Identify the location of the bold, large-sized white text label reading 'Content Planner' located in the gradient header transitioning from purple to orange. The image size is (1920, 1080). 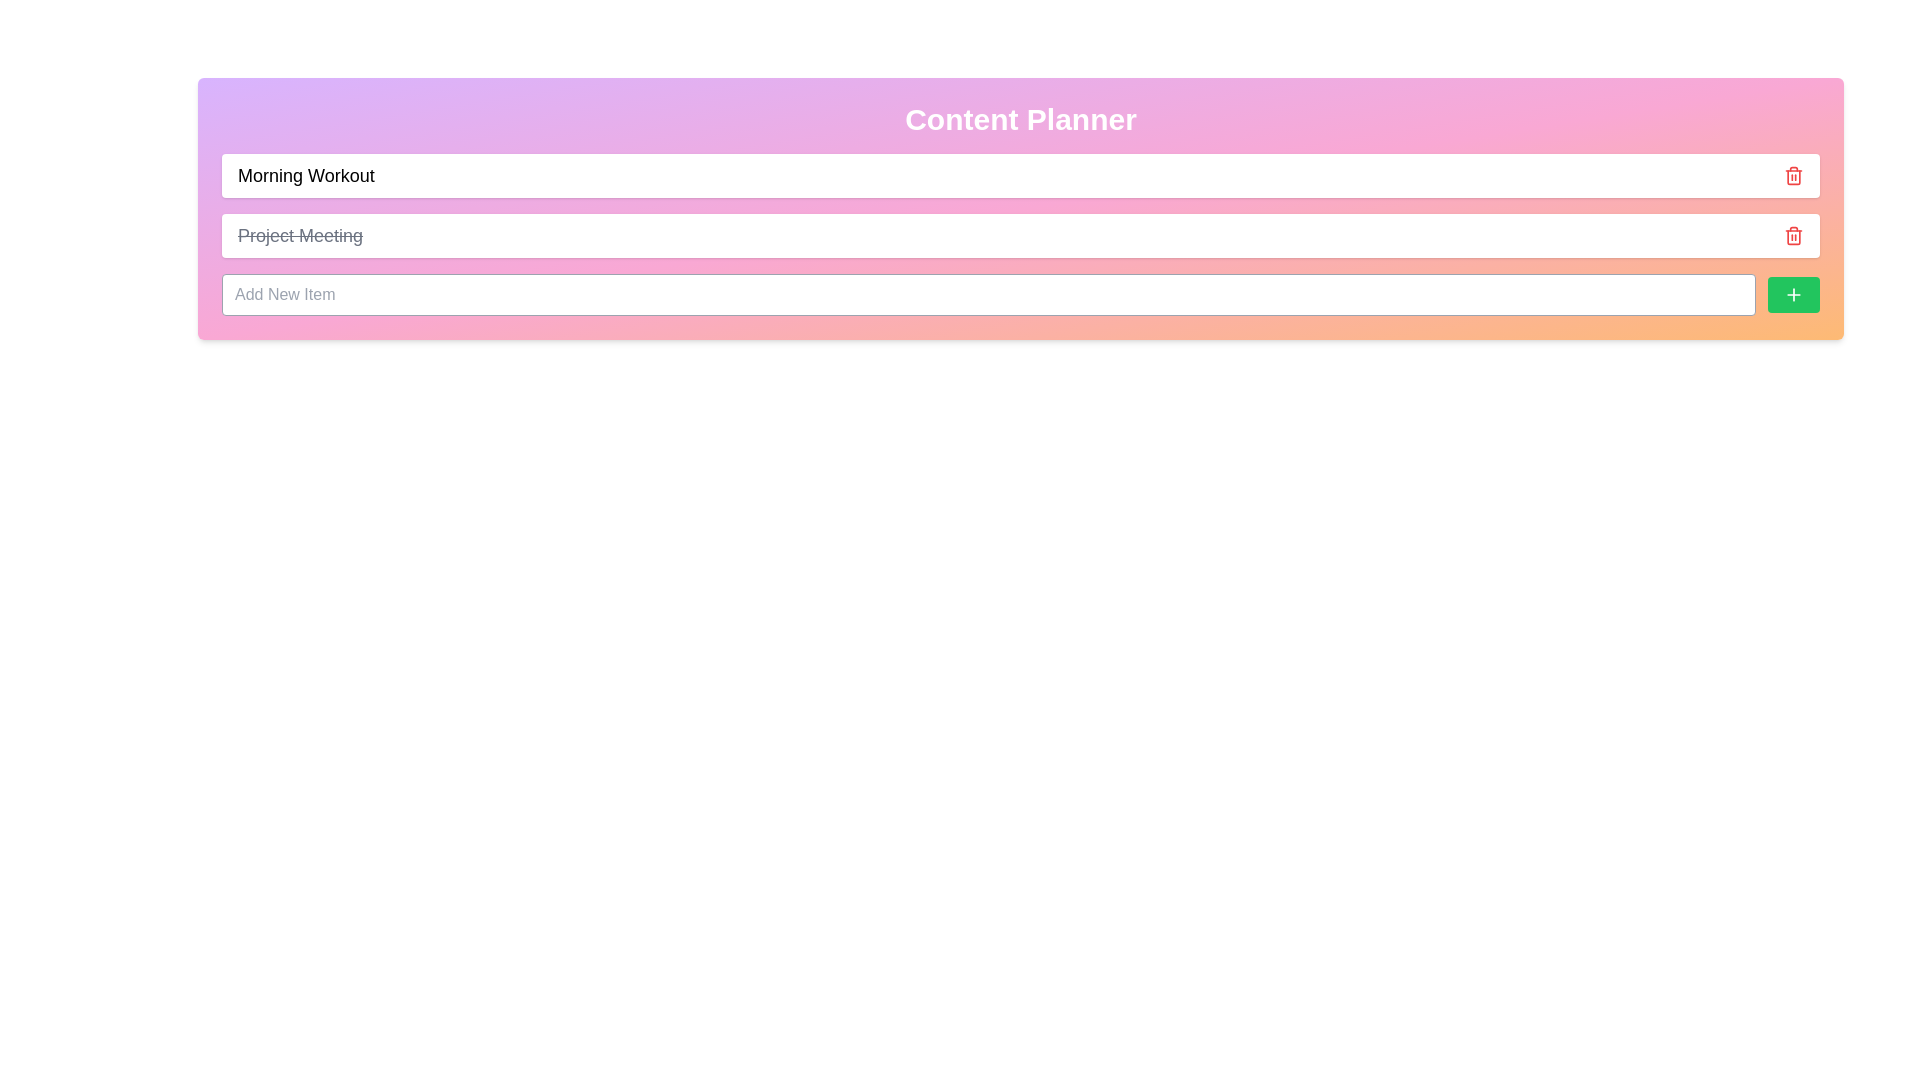
(1021, 119).